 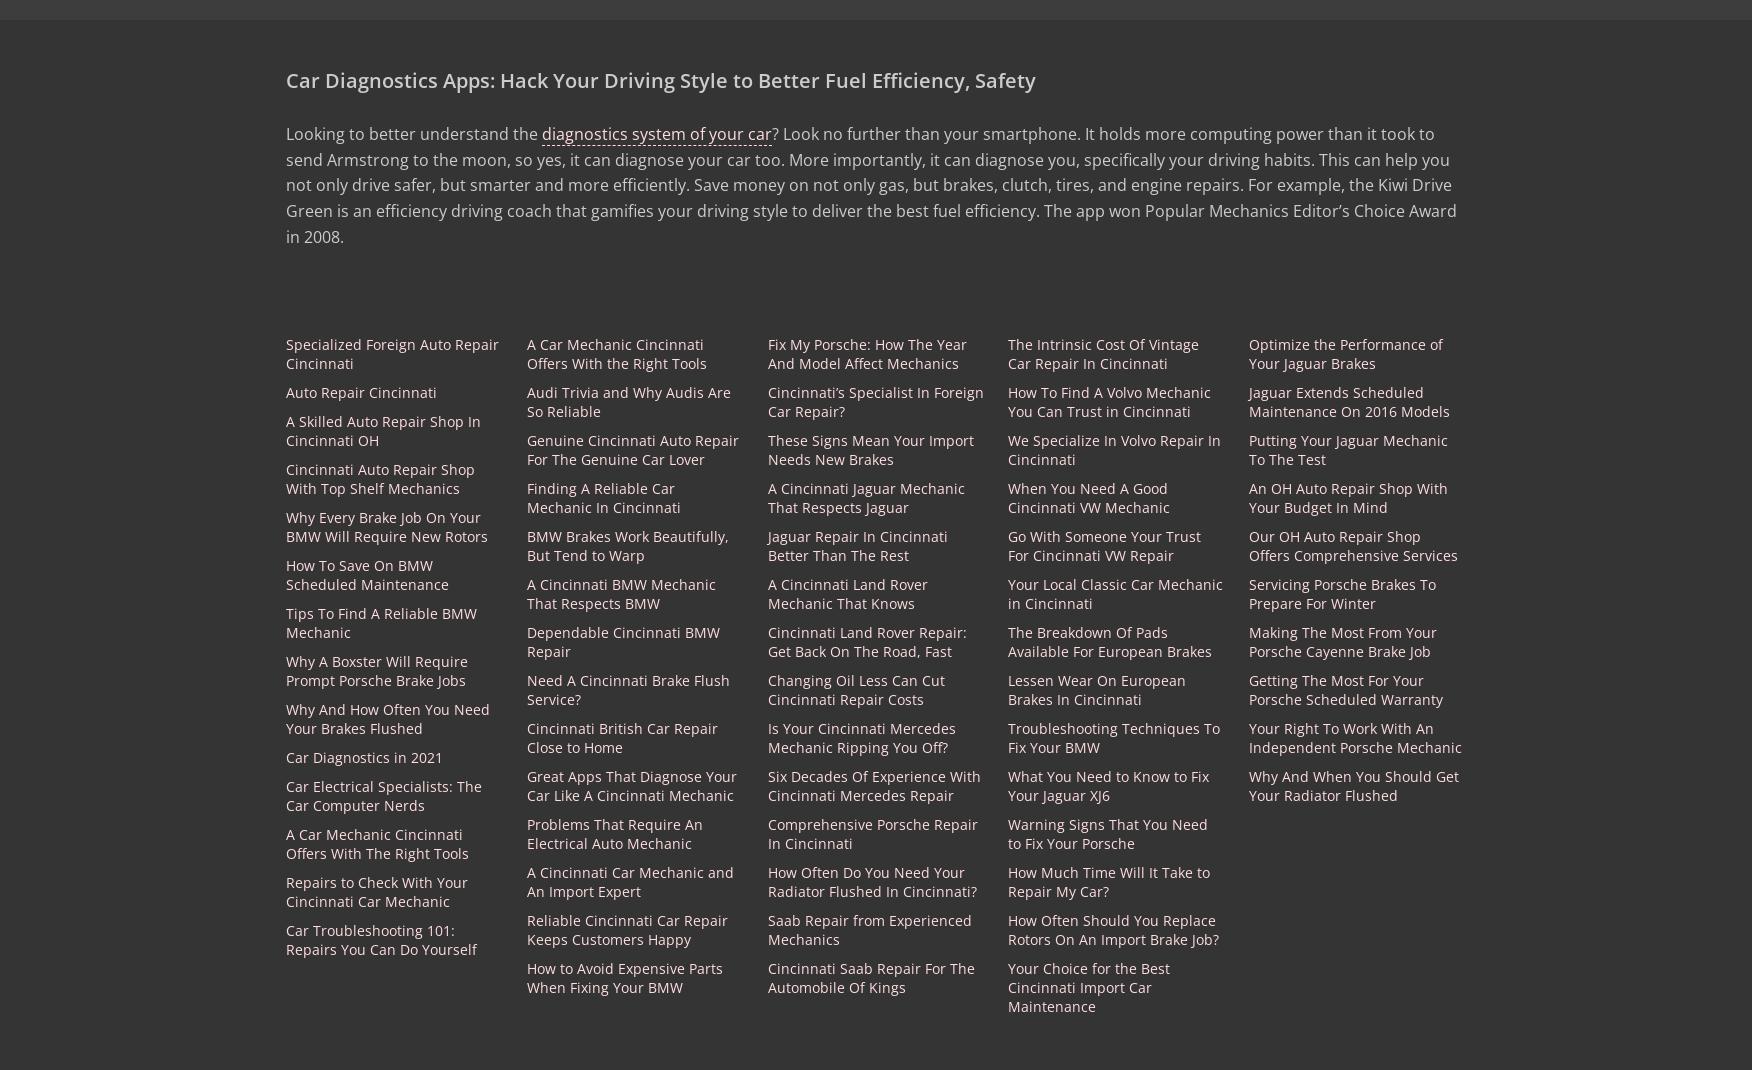 I want to click on '? Look no further than your smartphone. It holds more computing power than it took to send Armstrong to the moon, so yes, it can diagnose your car too. More importantly, it can diagnose you, specifically your driving habits. This can help you not only drive safer, but smarter and more efficiently. Save money on not only gas, but brakes, clutch, tires, and engine repairs. For example, the Kiwi Drive Green is an efficiency driving coach that gamifies your driving style to deliver the best fuel efficiency. The app won Popular Mechanics Editor’s Choice Award in 2008.', so click(x=870, y=184).